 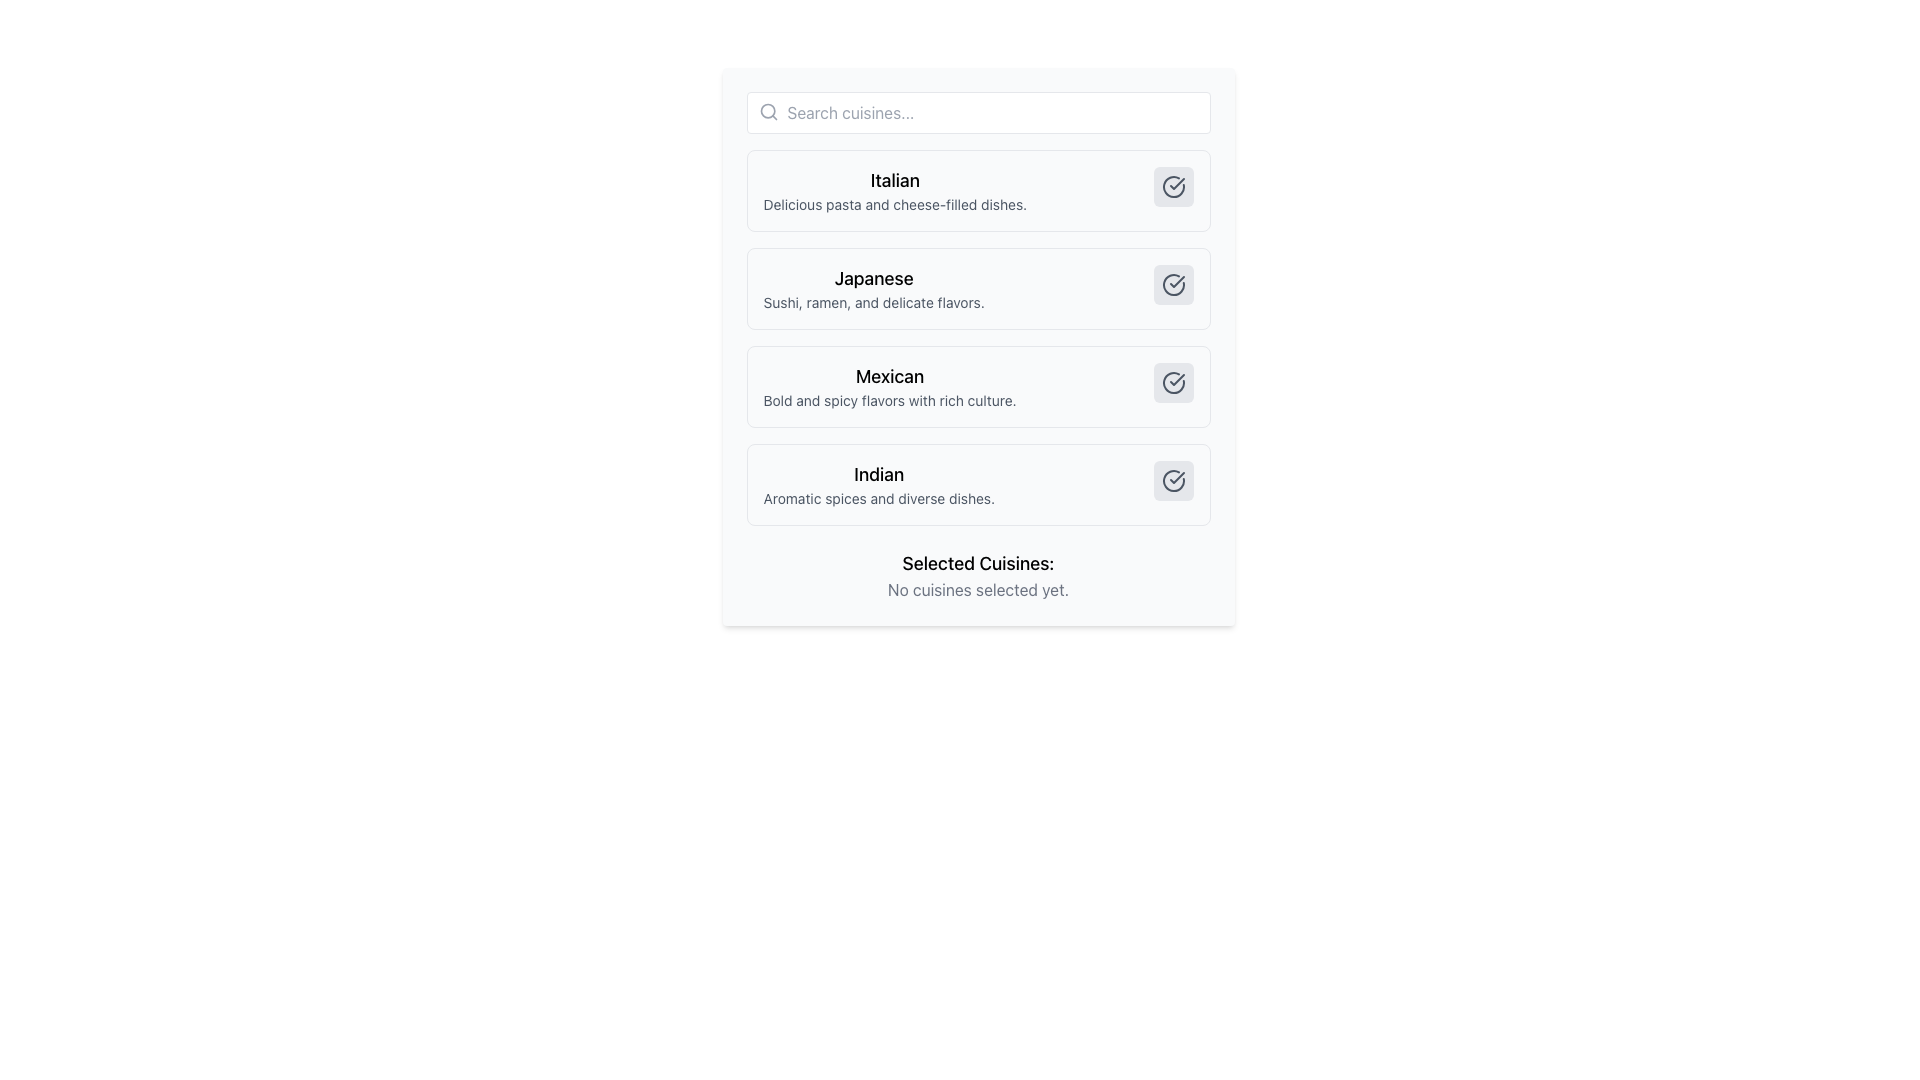 I want to click on the label indicating the purpose of the cuisine selection section, located above the message 'No cuisines selected yet.', so click(x=978, y=563).